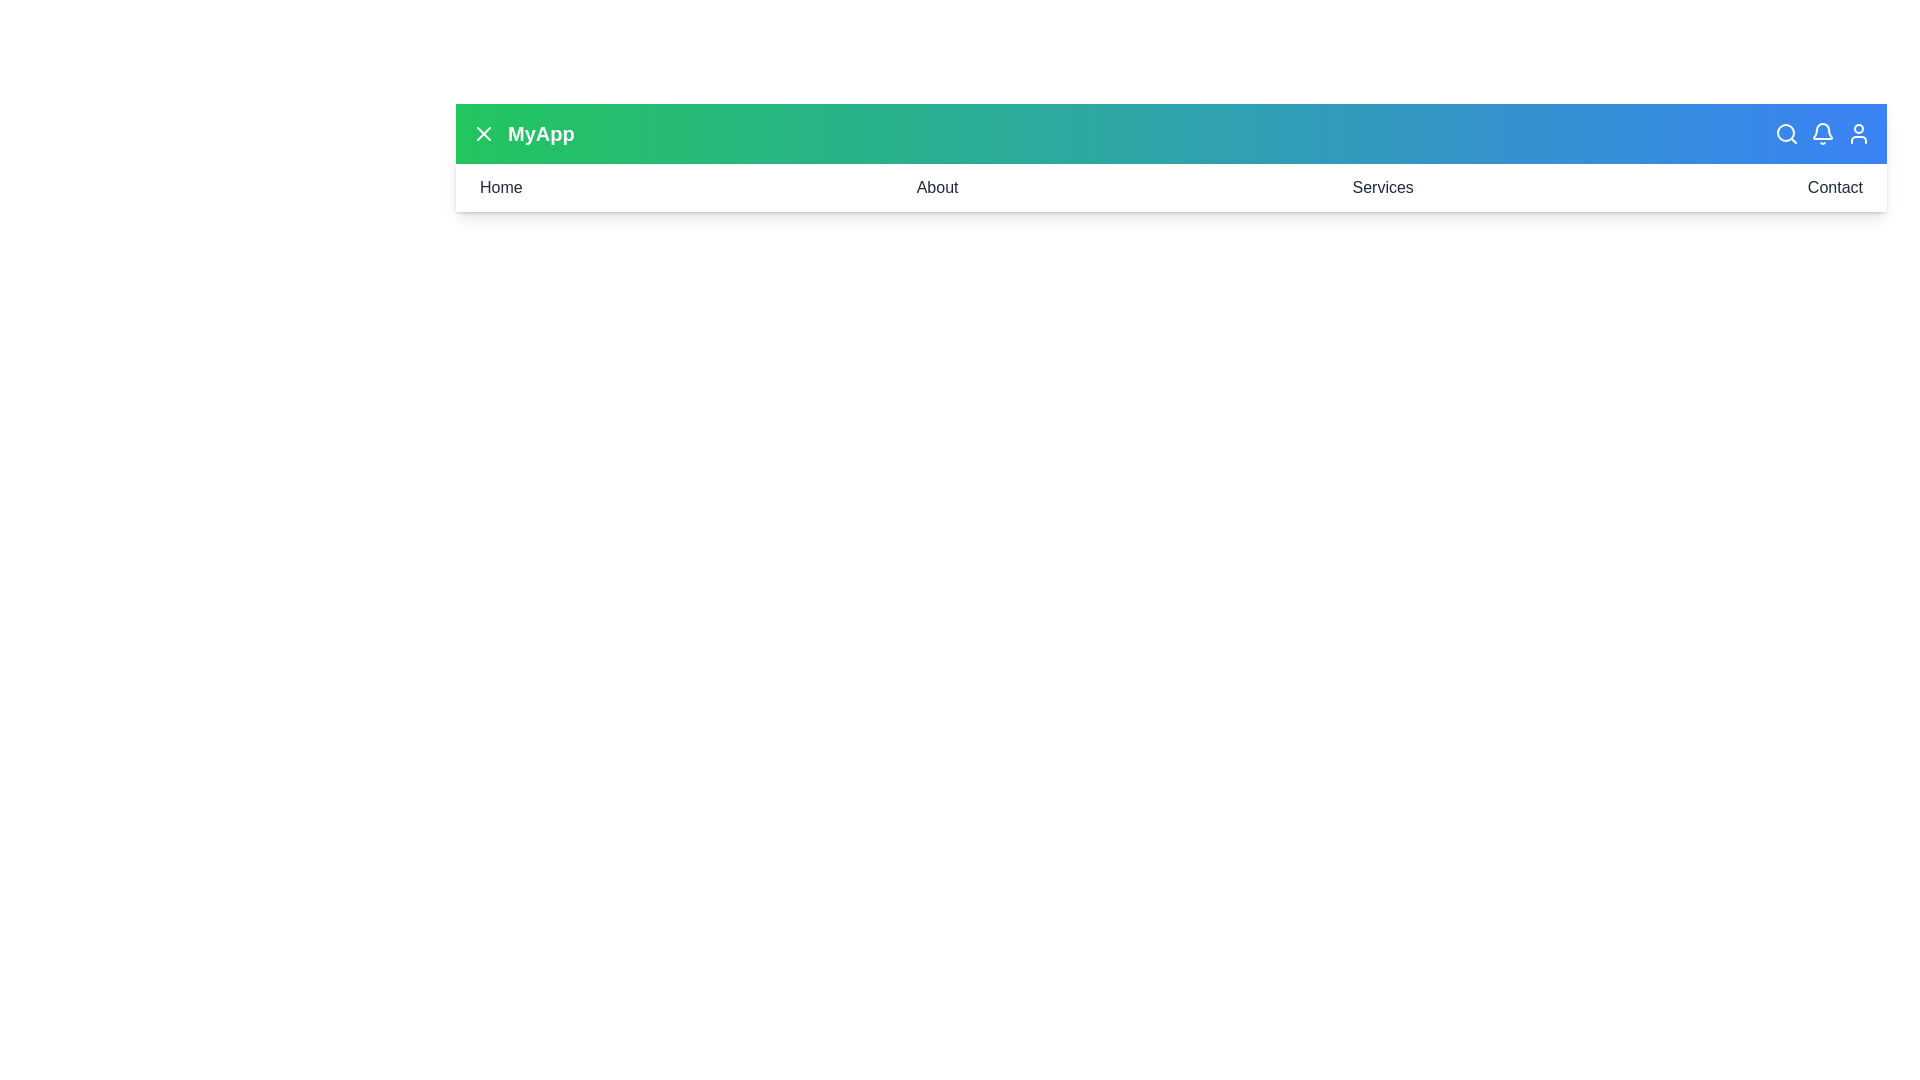 The image size is (1920, 1080). What do you see at coordinates (484, 134) in the screenshot?
I see `the menu icon to toggle the menu visibility` at bounding box center [484, 134].